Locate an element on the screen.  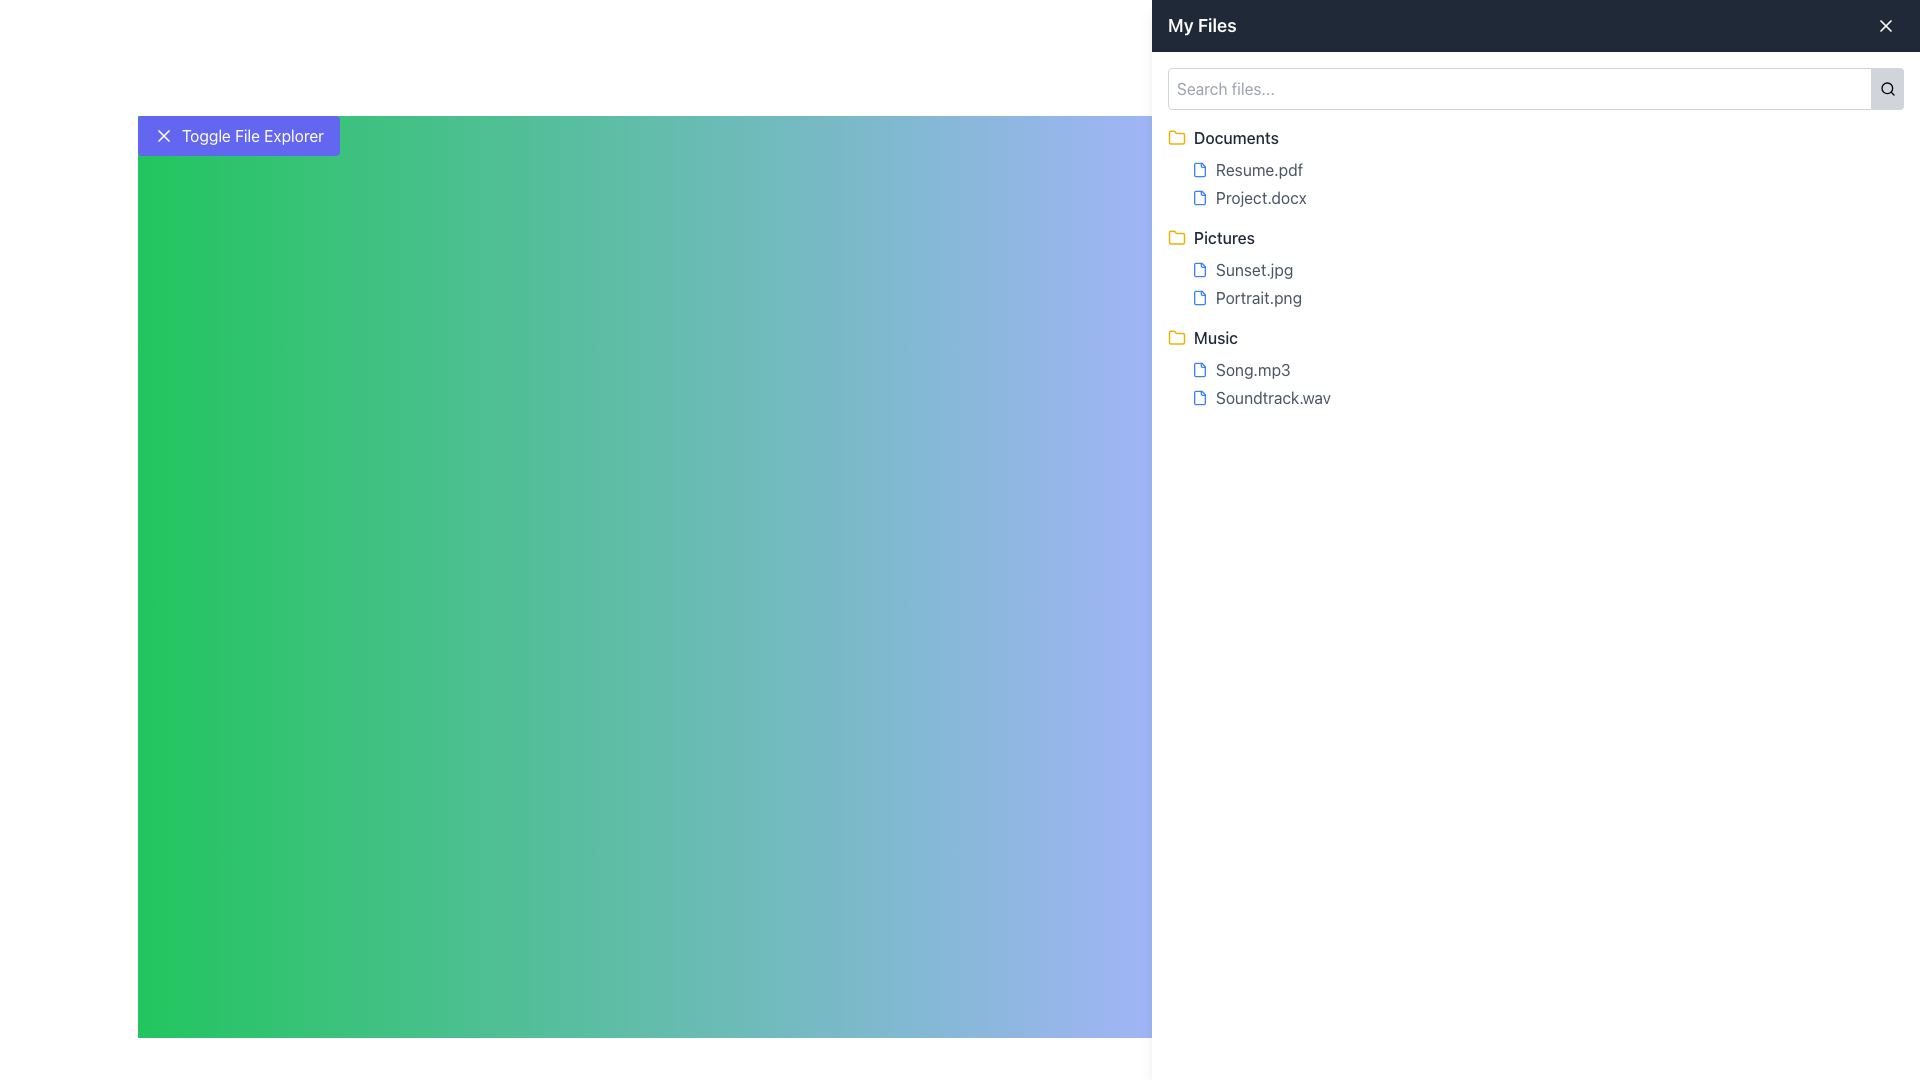
the small 'X' icon located on the left edge of the 'Toggle File Explorer' button, which has a blue background and white text is located at coordinates (163, 135).